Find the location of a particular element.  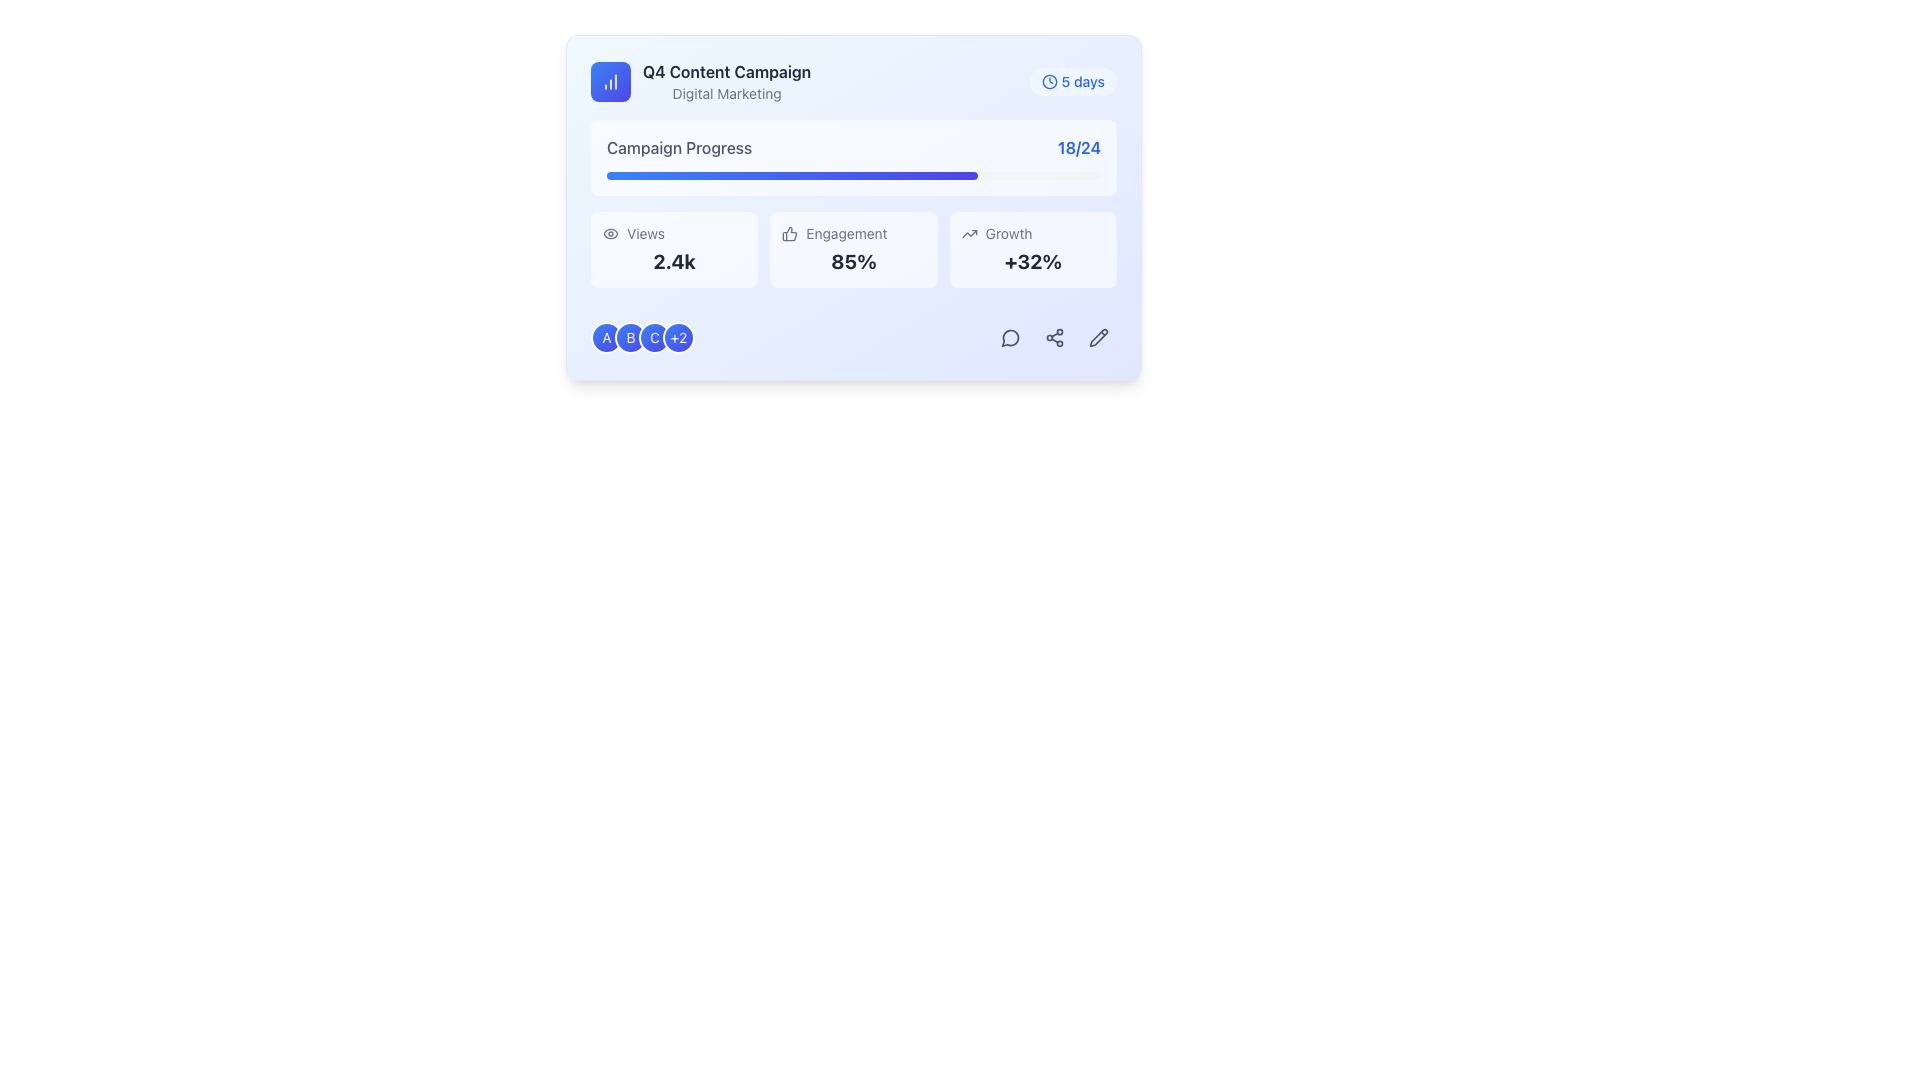

the static text label displaying 'Digital Marketing', which is located directly below the 'Q4 Content Campaign' label is located at coordinates (726, 93).